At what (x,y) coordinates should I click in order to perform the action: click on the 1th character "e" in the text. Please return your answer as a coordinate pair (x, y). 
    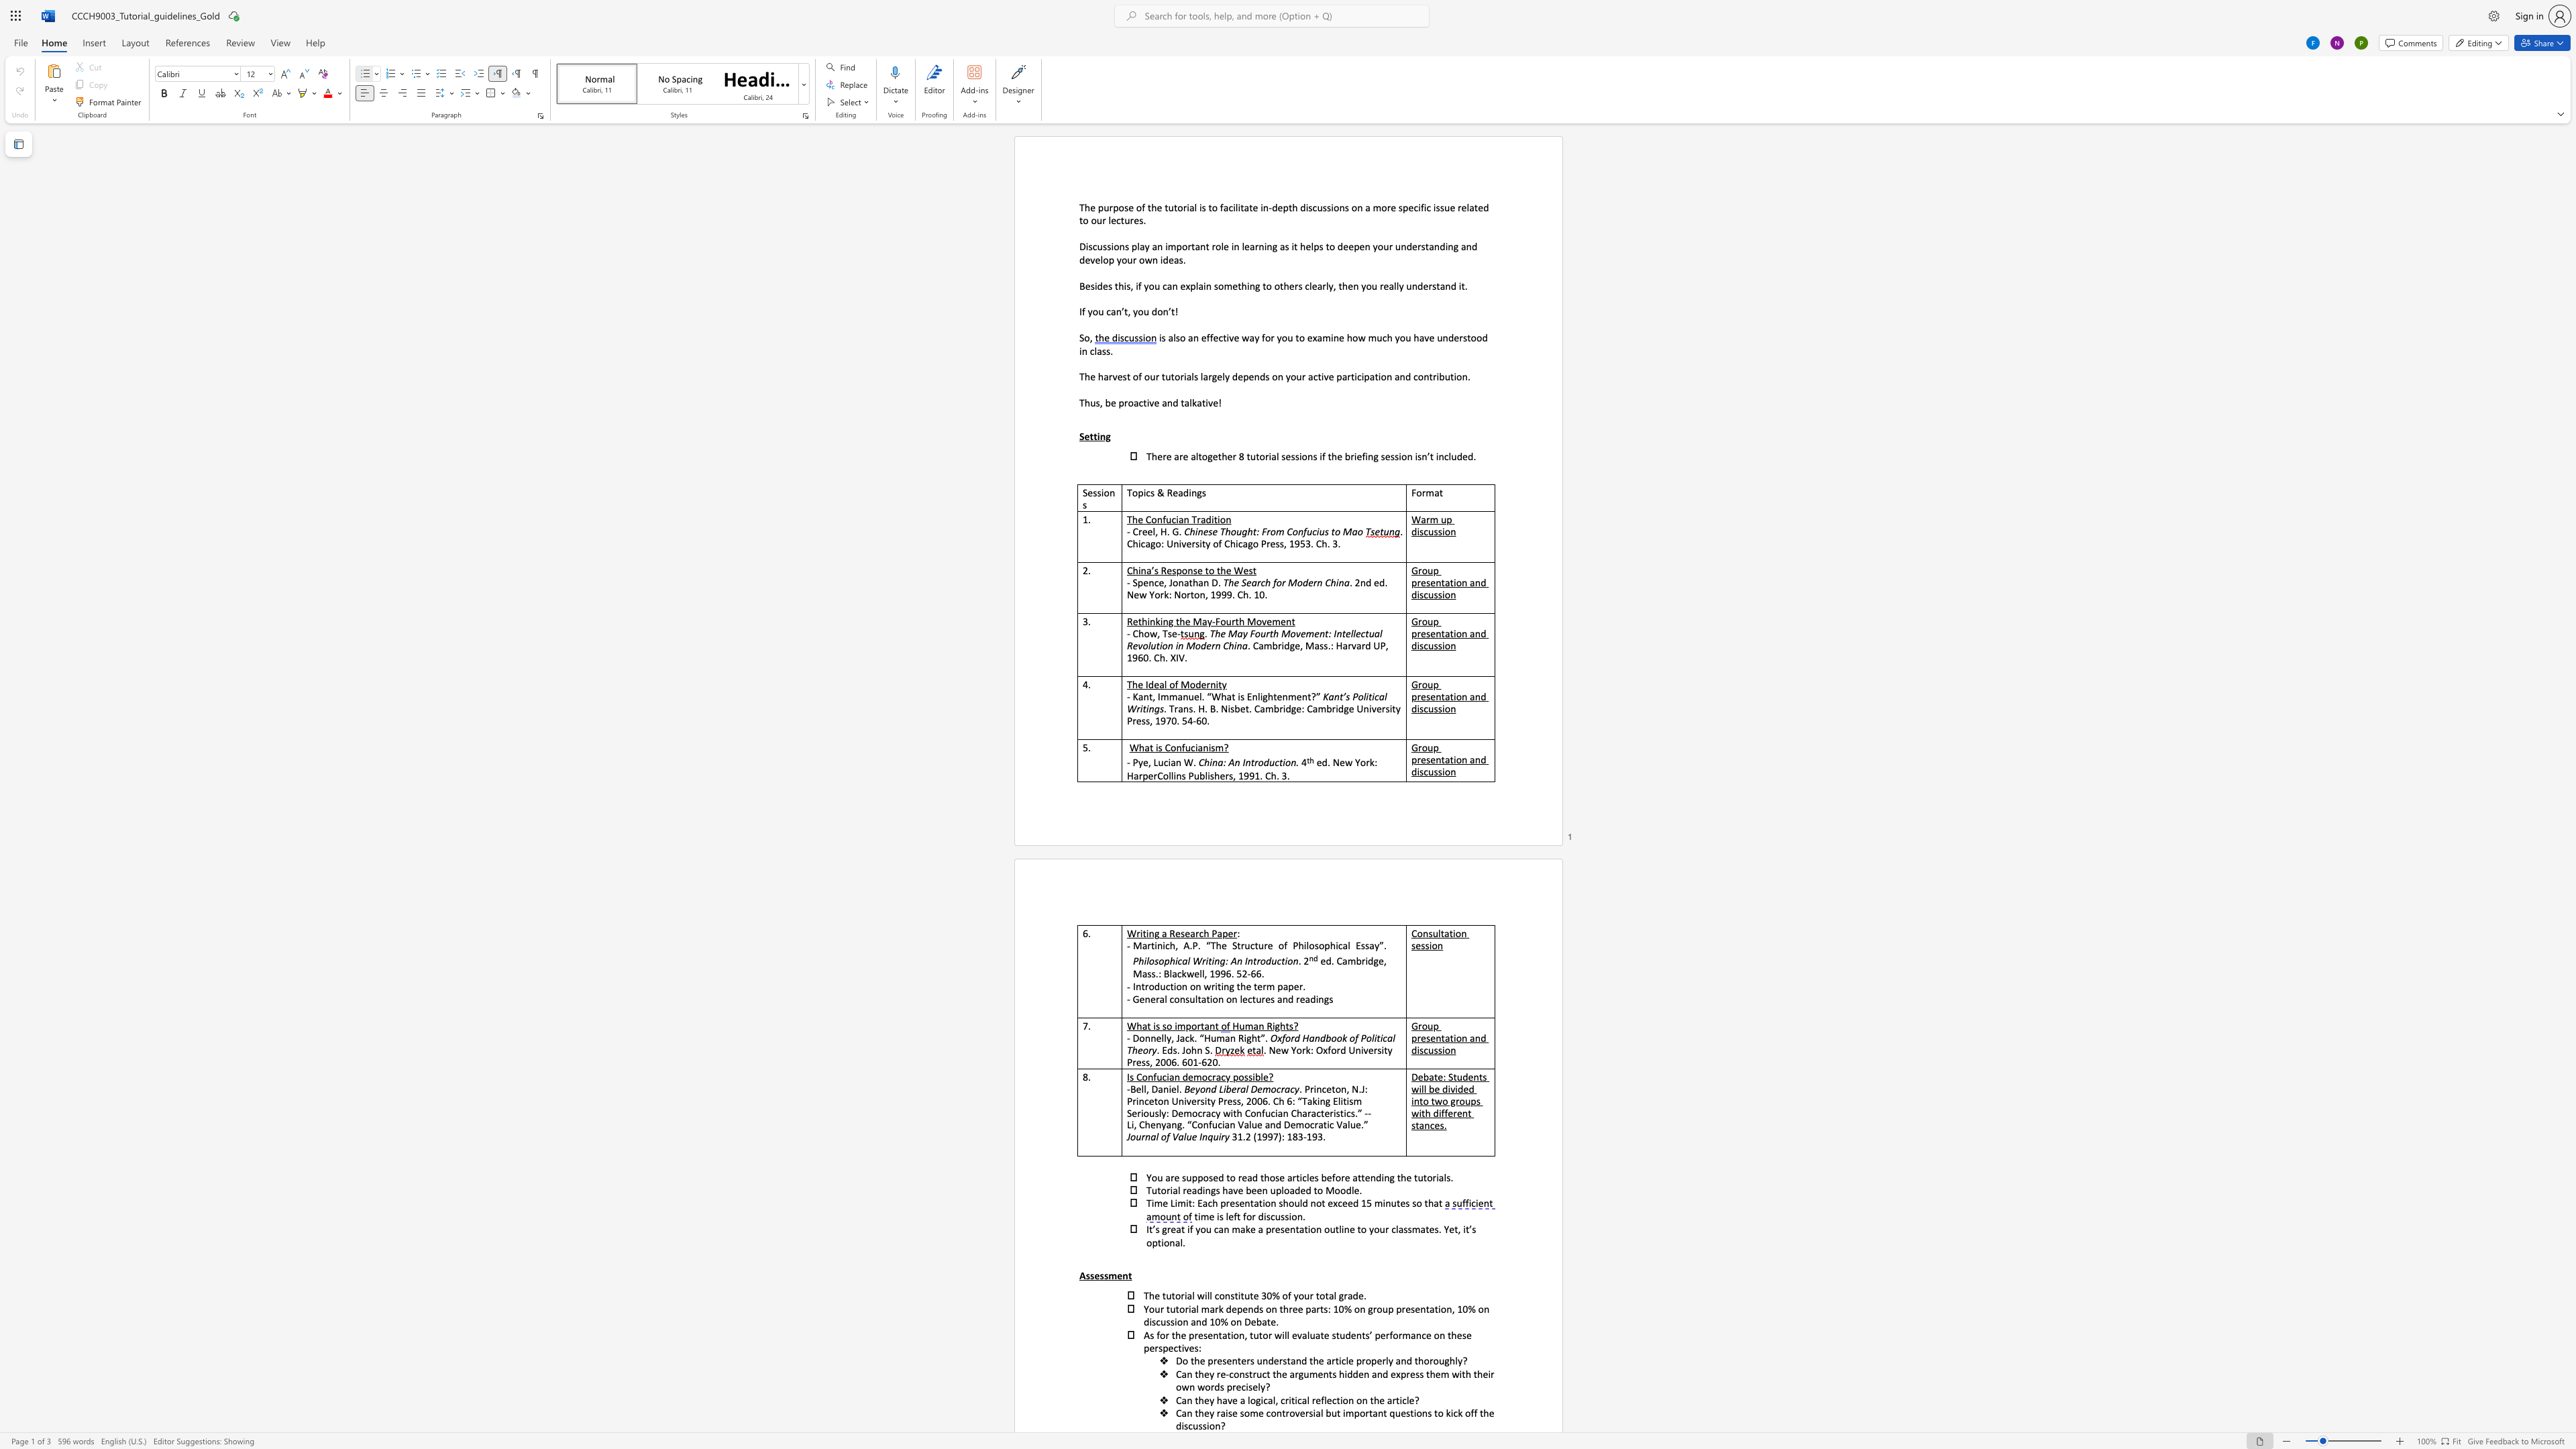
    Looking at the image, I should click on (1175, 492).